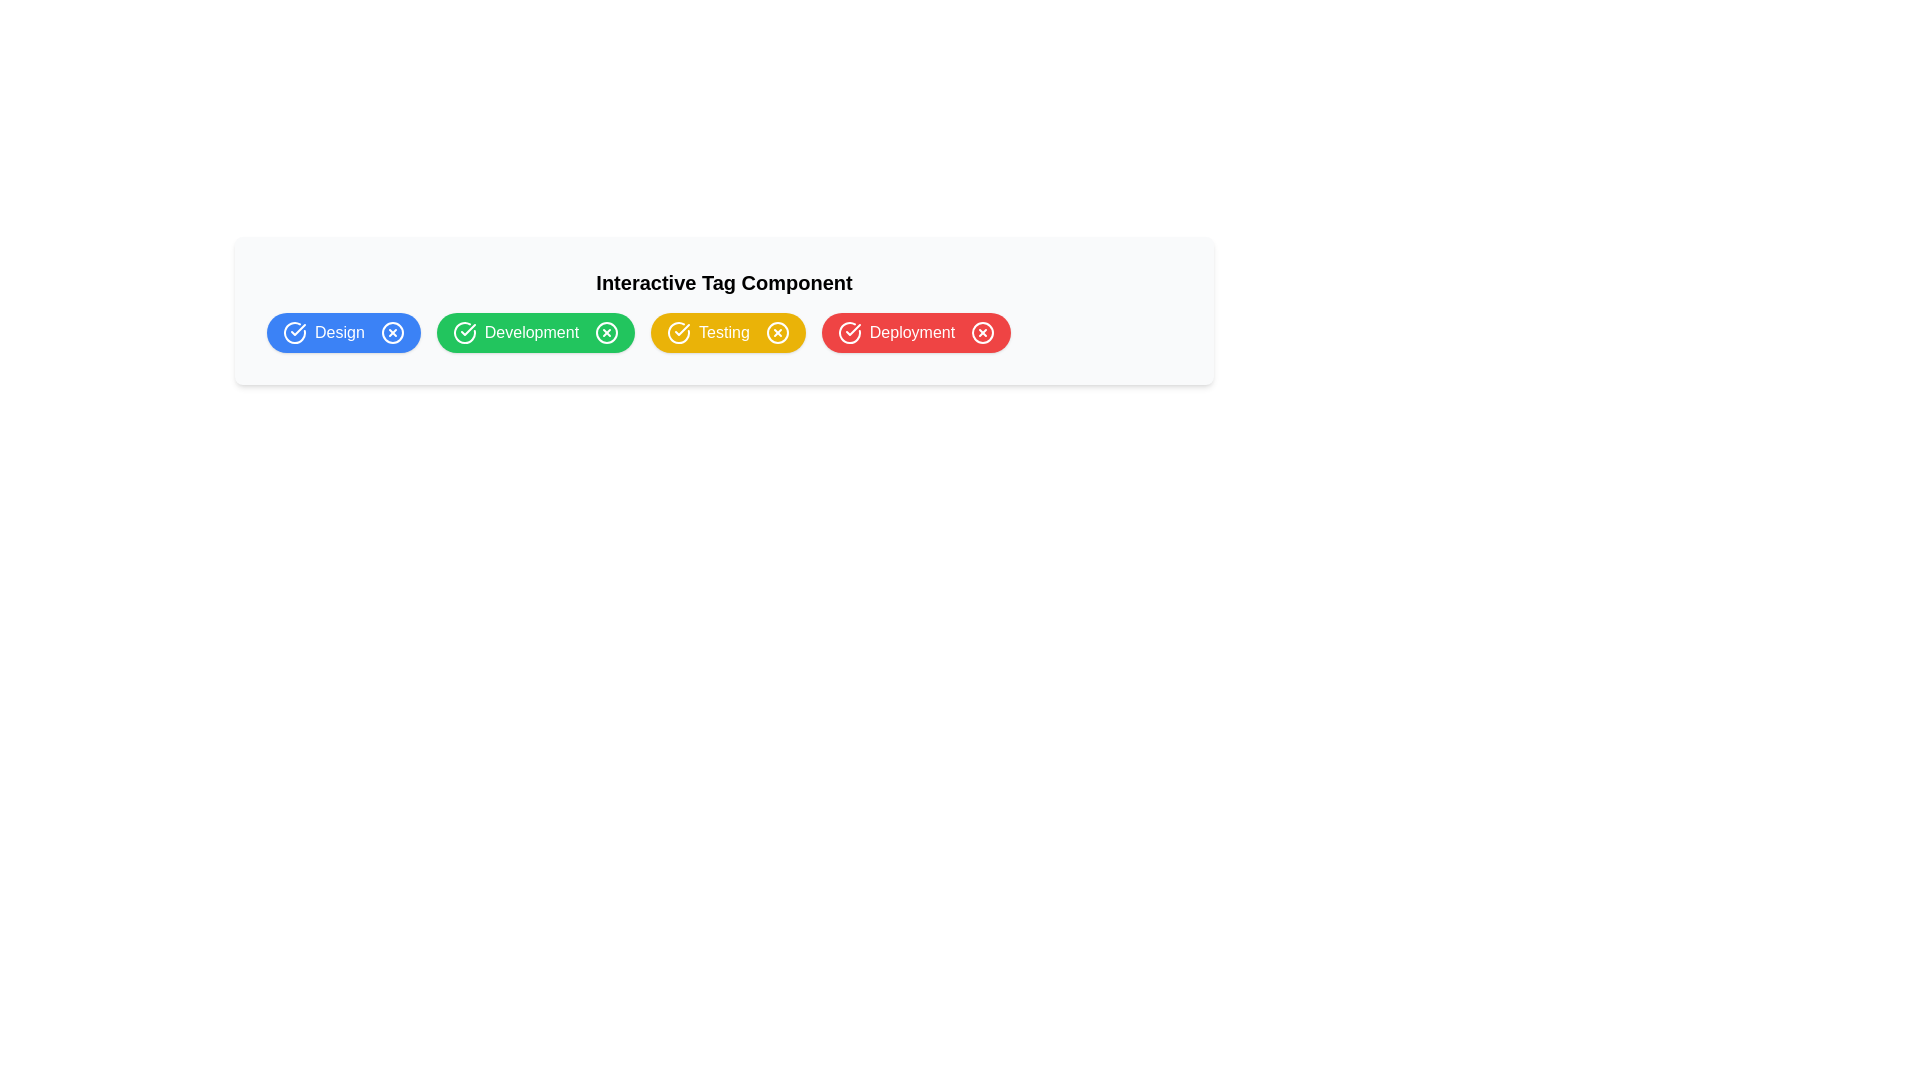 The height and width of the screenshot is (1080, 1920). I want to click on the Close button, which is a small circular button with a white 'X' icon on a green background, located to the right of the 'Development' text, so click(606, 331).